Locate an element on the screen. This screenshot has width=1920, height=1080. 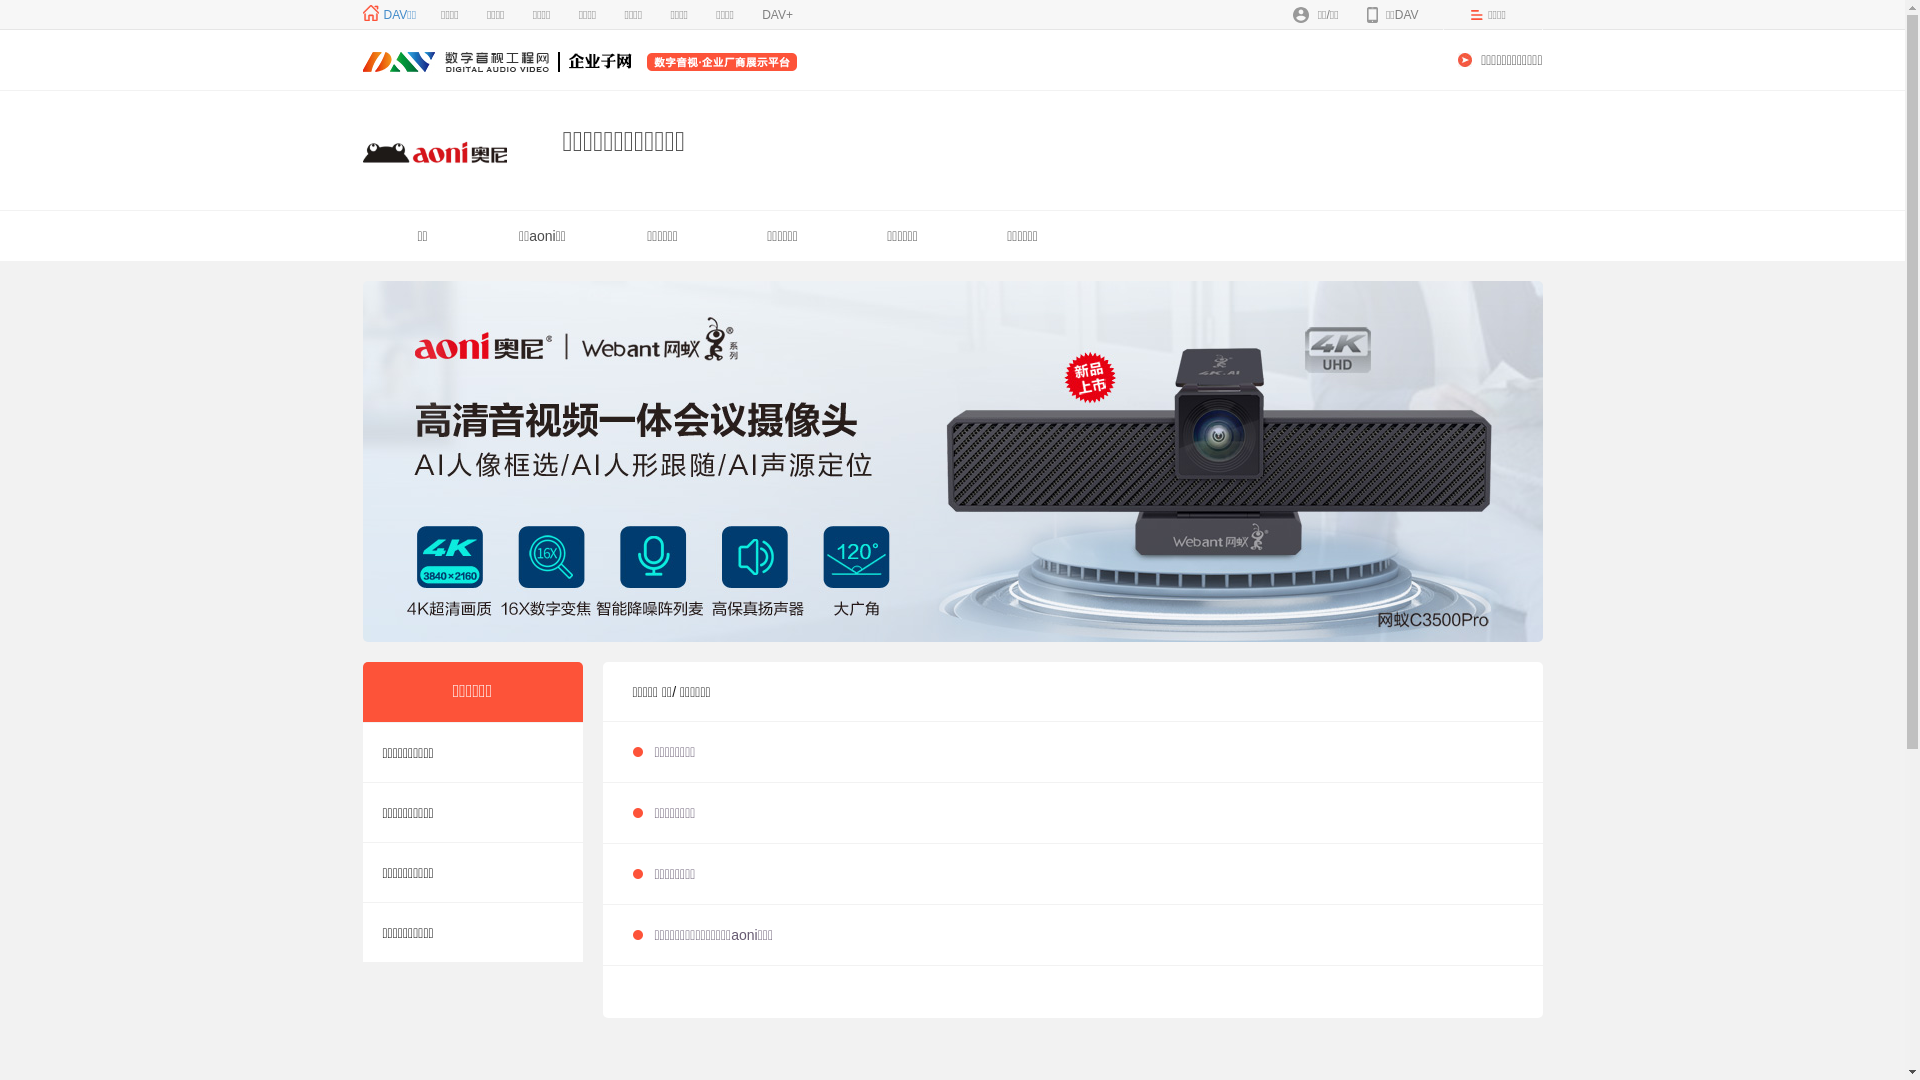
'DAV+' is located at coordinates (776, 15).